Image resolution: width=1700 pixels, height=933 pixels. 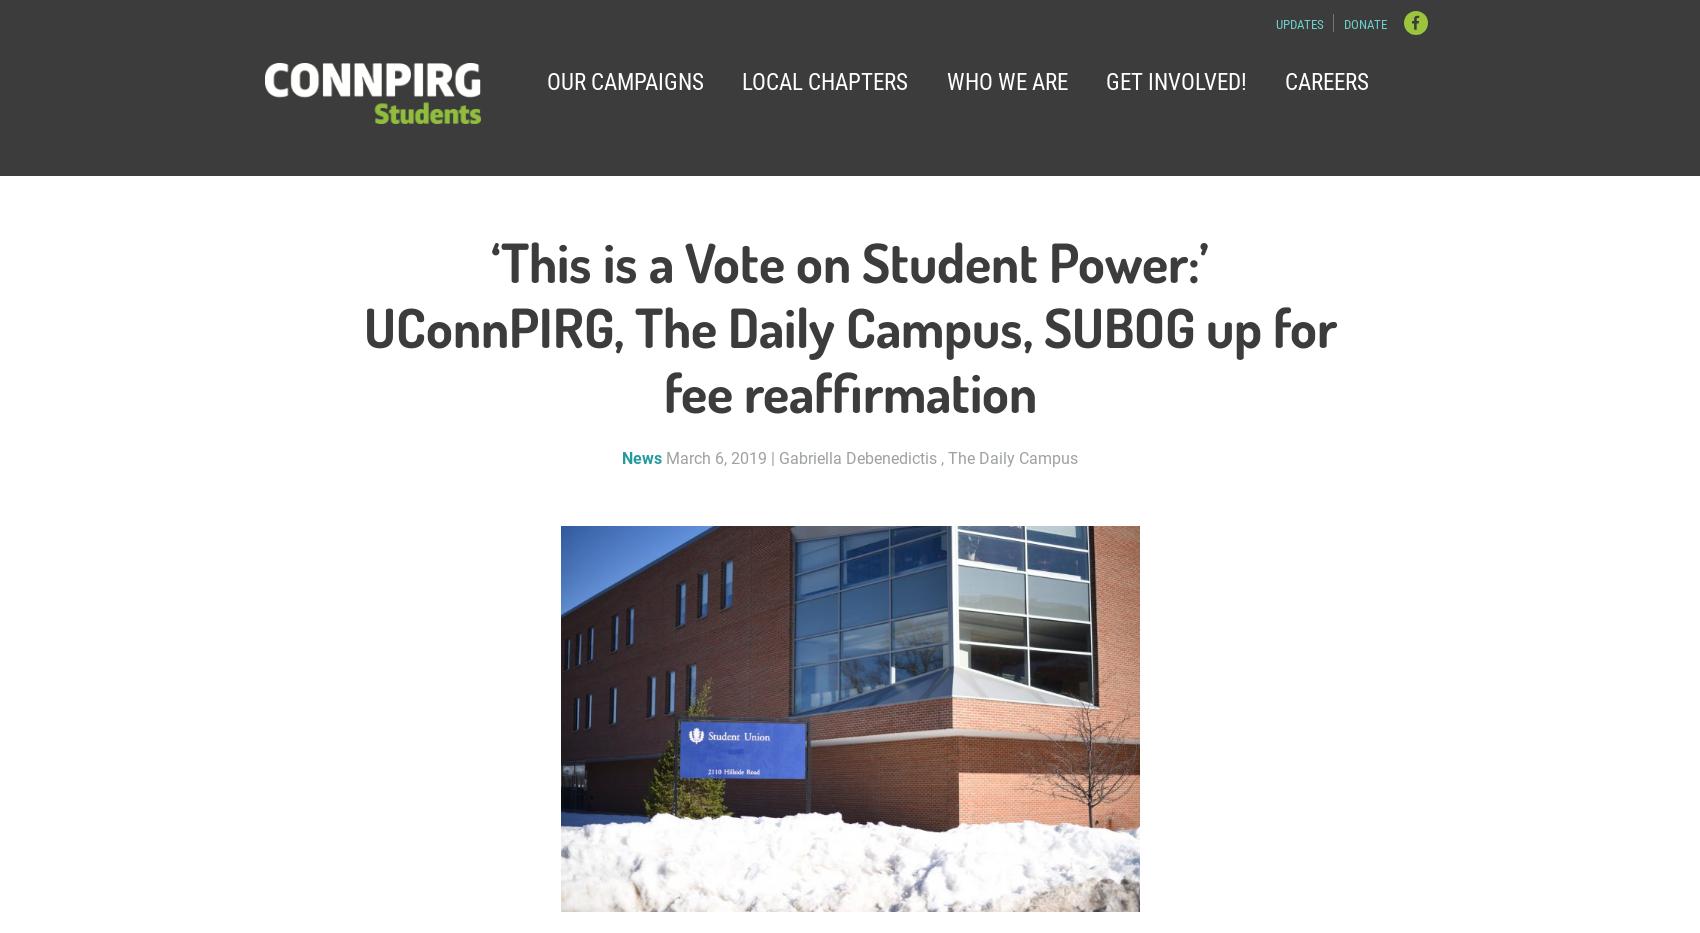 What do you see at coordinates (1298, 23) in the screenshot?
I see `'Updates'` at bounding box center [1298, 23].